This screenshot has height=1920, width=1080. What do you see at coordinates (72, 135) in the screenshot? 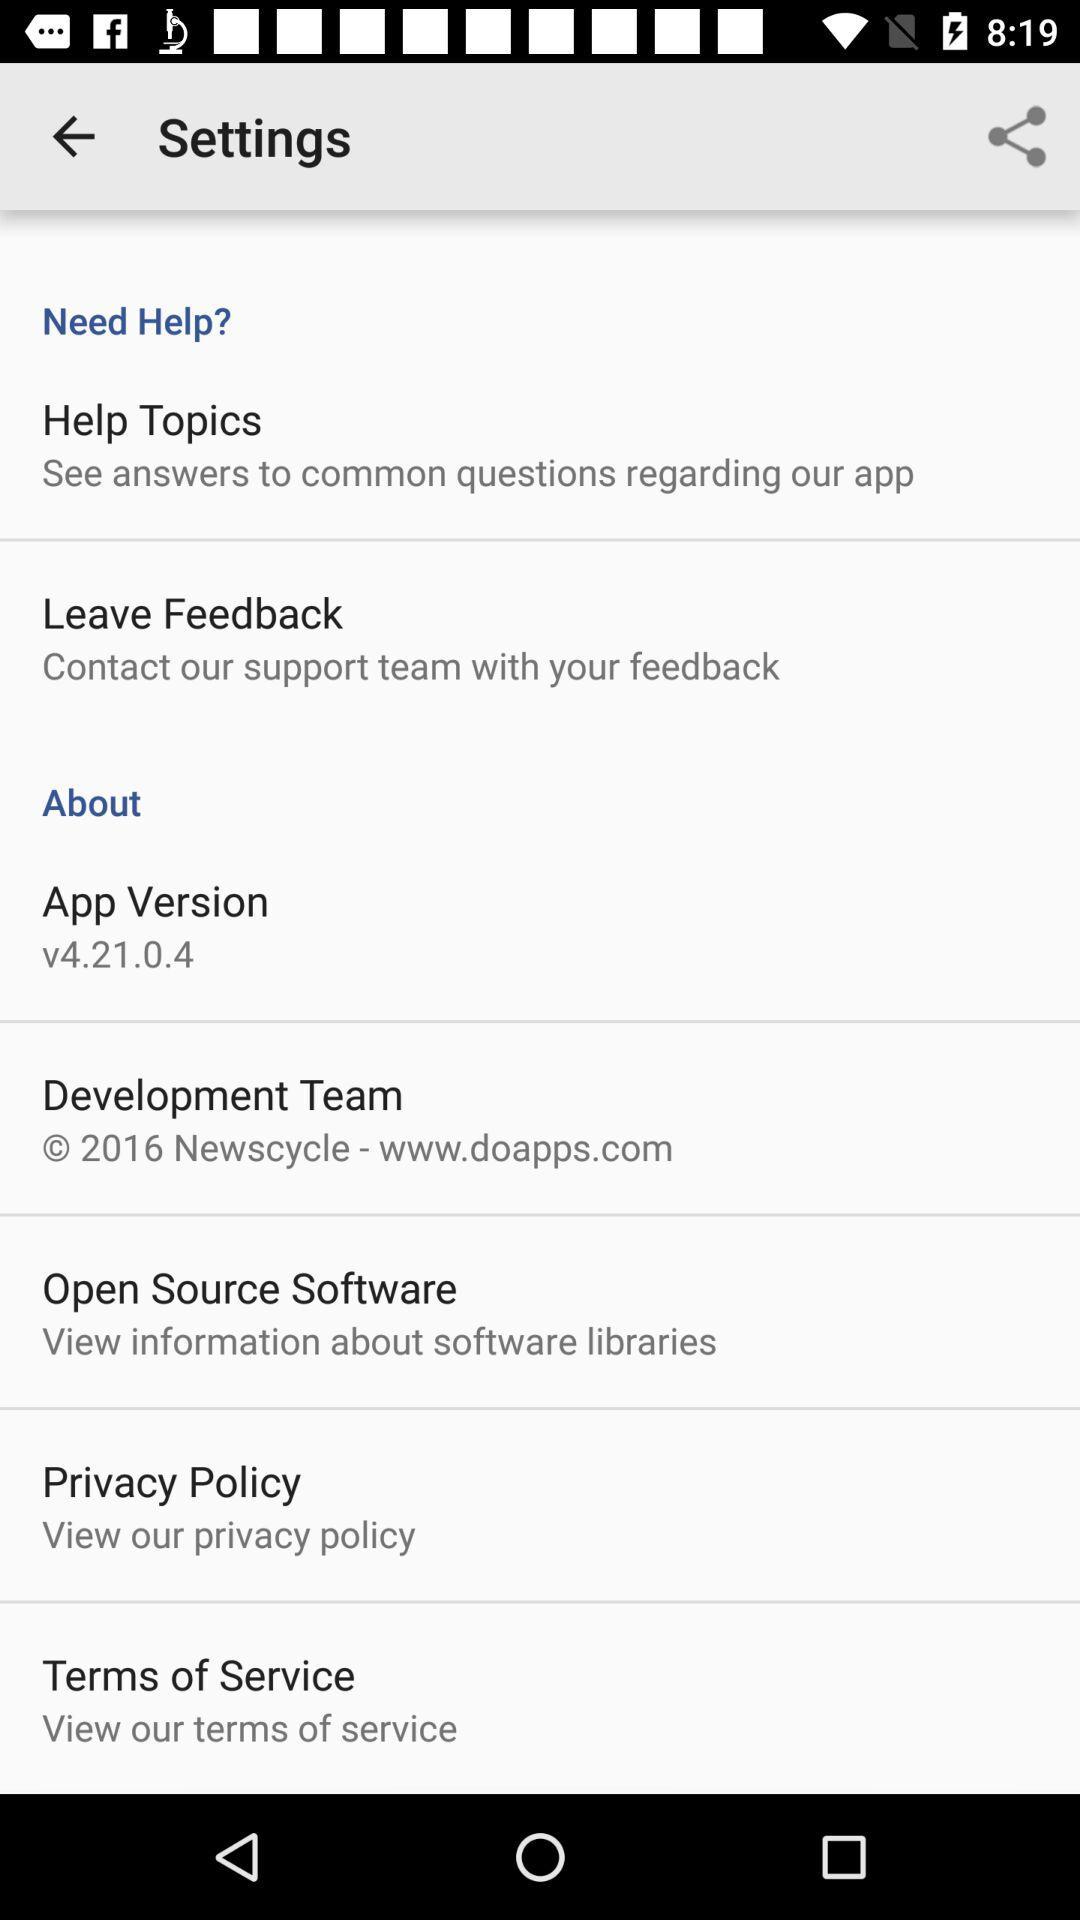
I see `the item to the left of settings` at bounding box center [72, 135].